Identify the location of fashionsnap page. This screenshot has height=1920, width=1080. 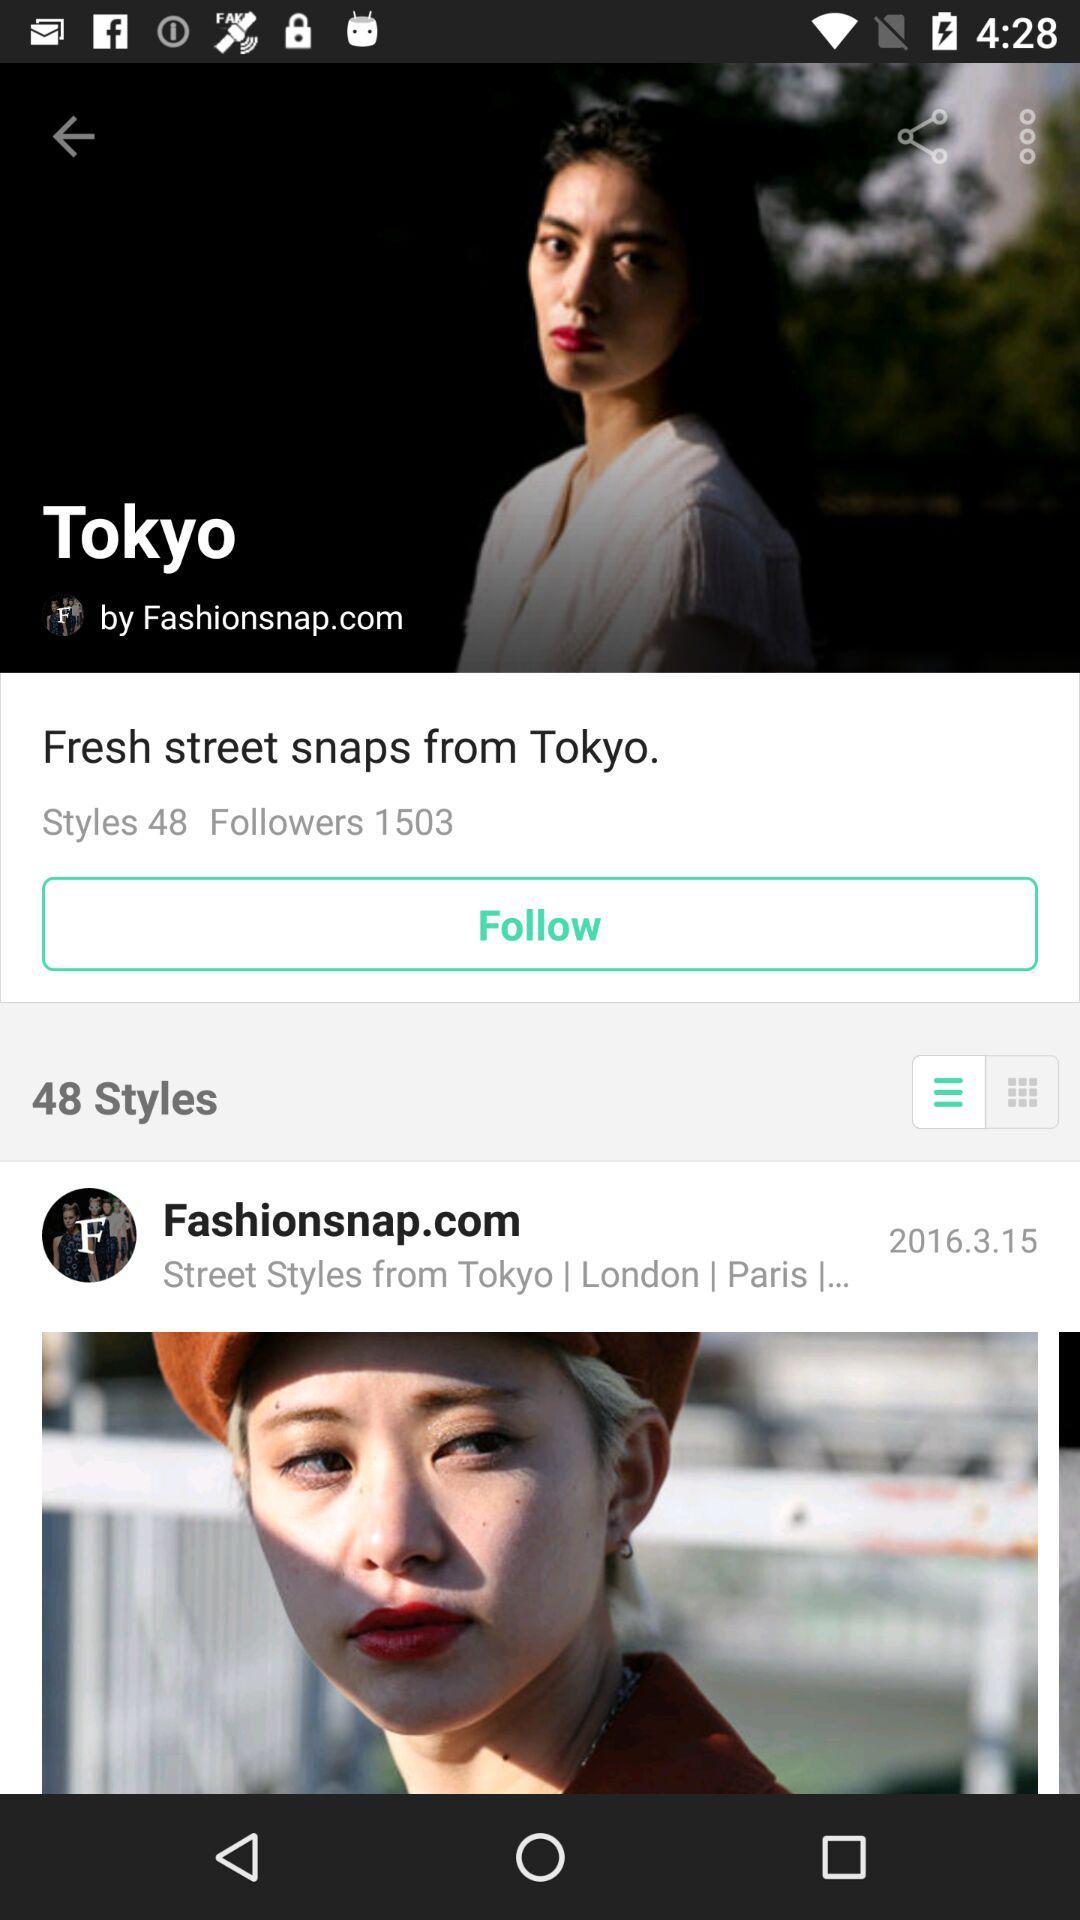
(88, 1234).